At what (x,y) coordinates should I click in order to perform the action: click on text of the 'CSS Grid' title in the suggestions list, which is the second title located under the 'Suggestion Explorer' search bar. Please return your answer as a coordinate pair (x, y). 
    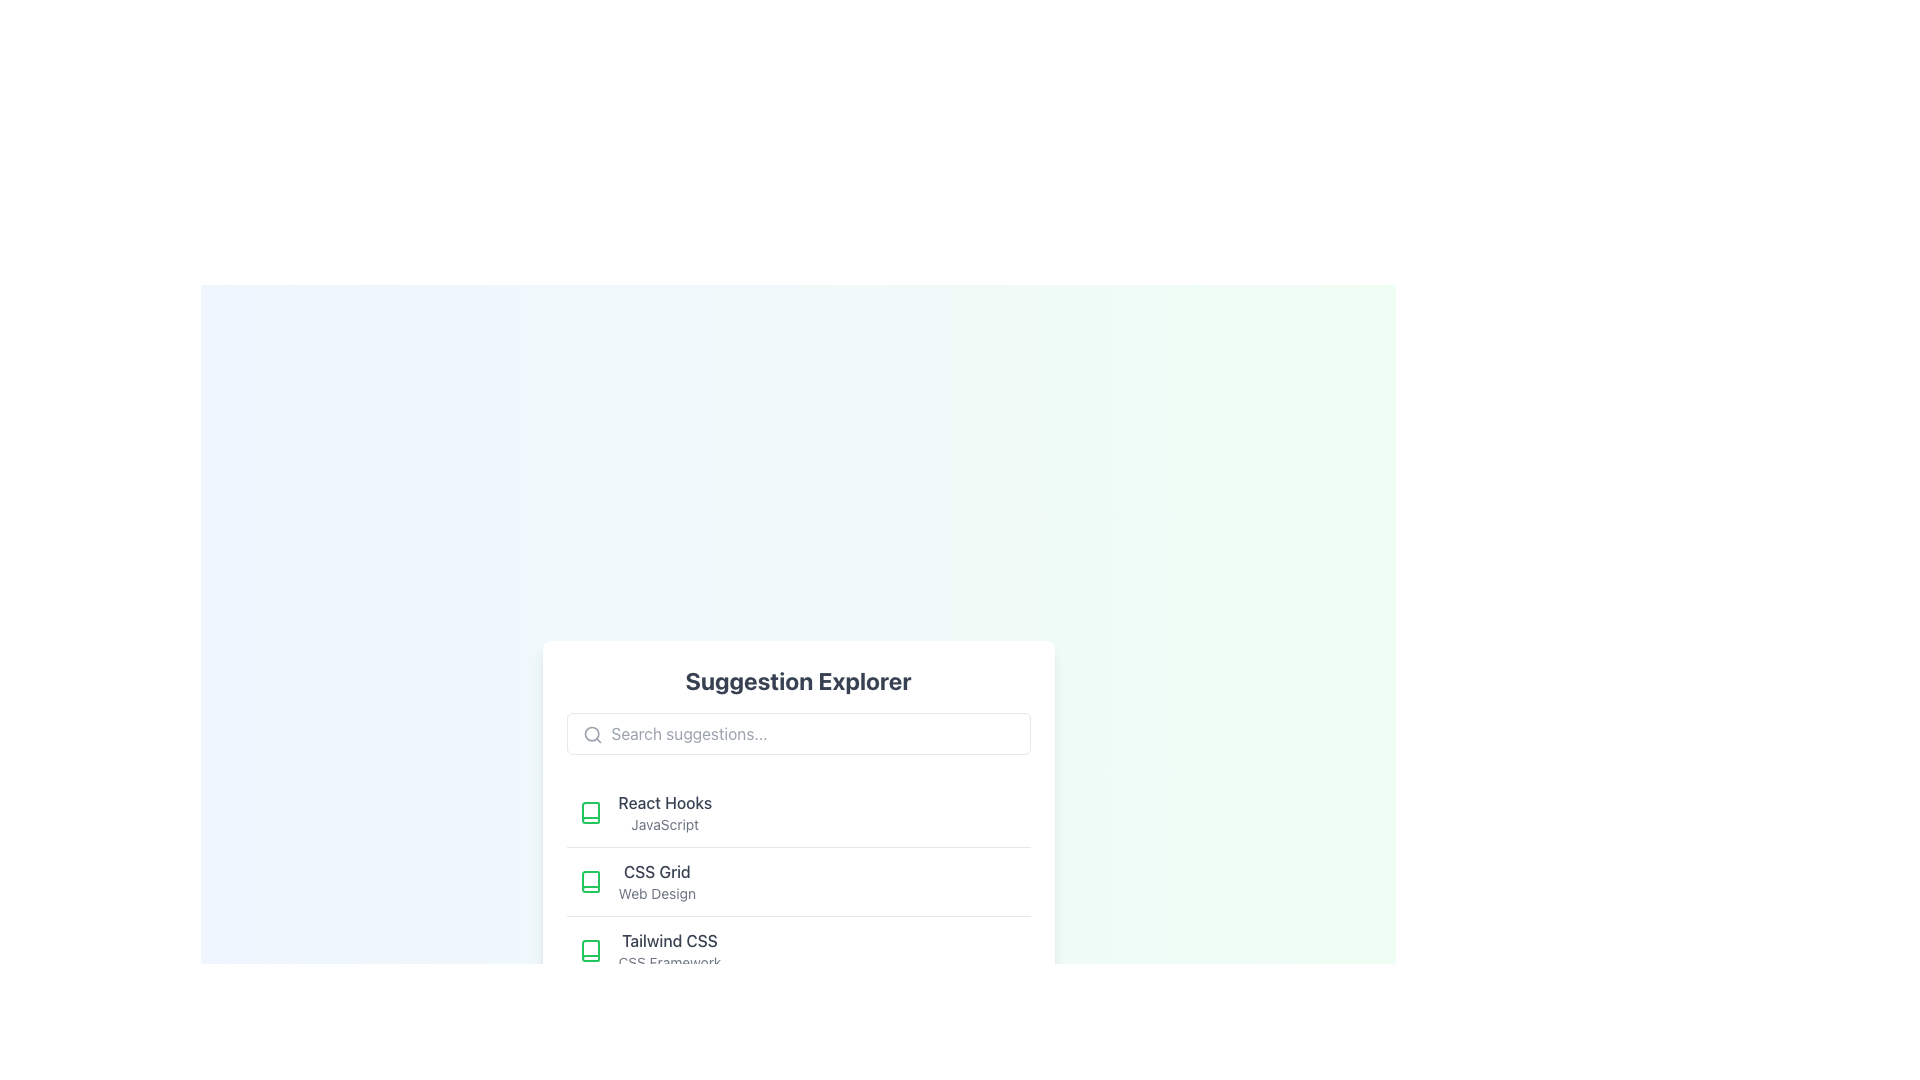
    Looking at the image, I should click on (657, 870).